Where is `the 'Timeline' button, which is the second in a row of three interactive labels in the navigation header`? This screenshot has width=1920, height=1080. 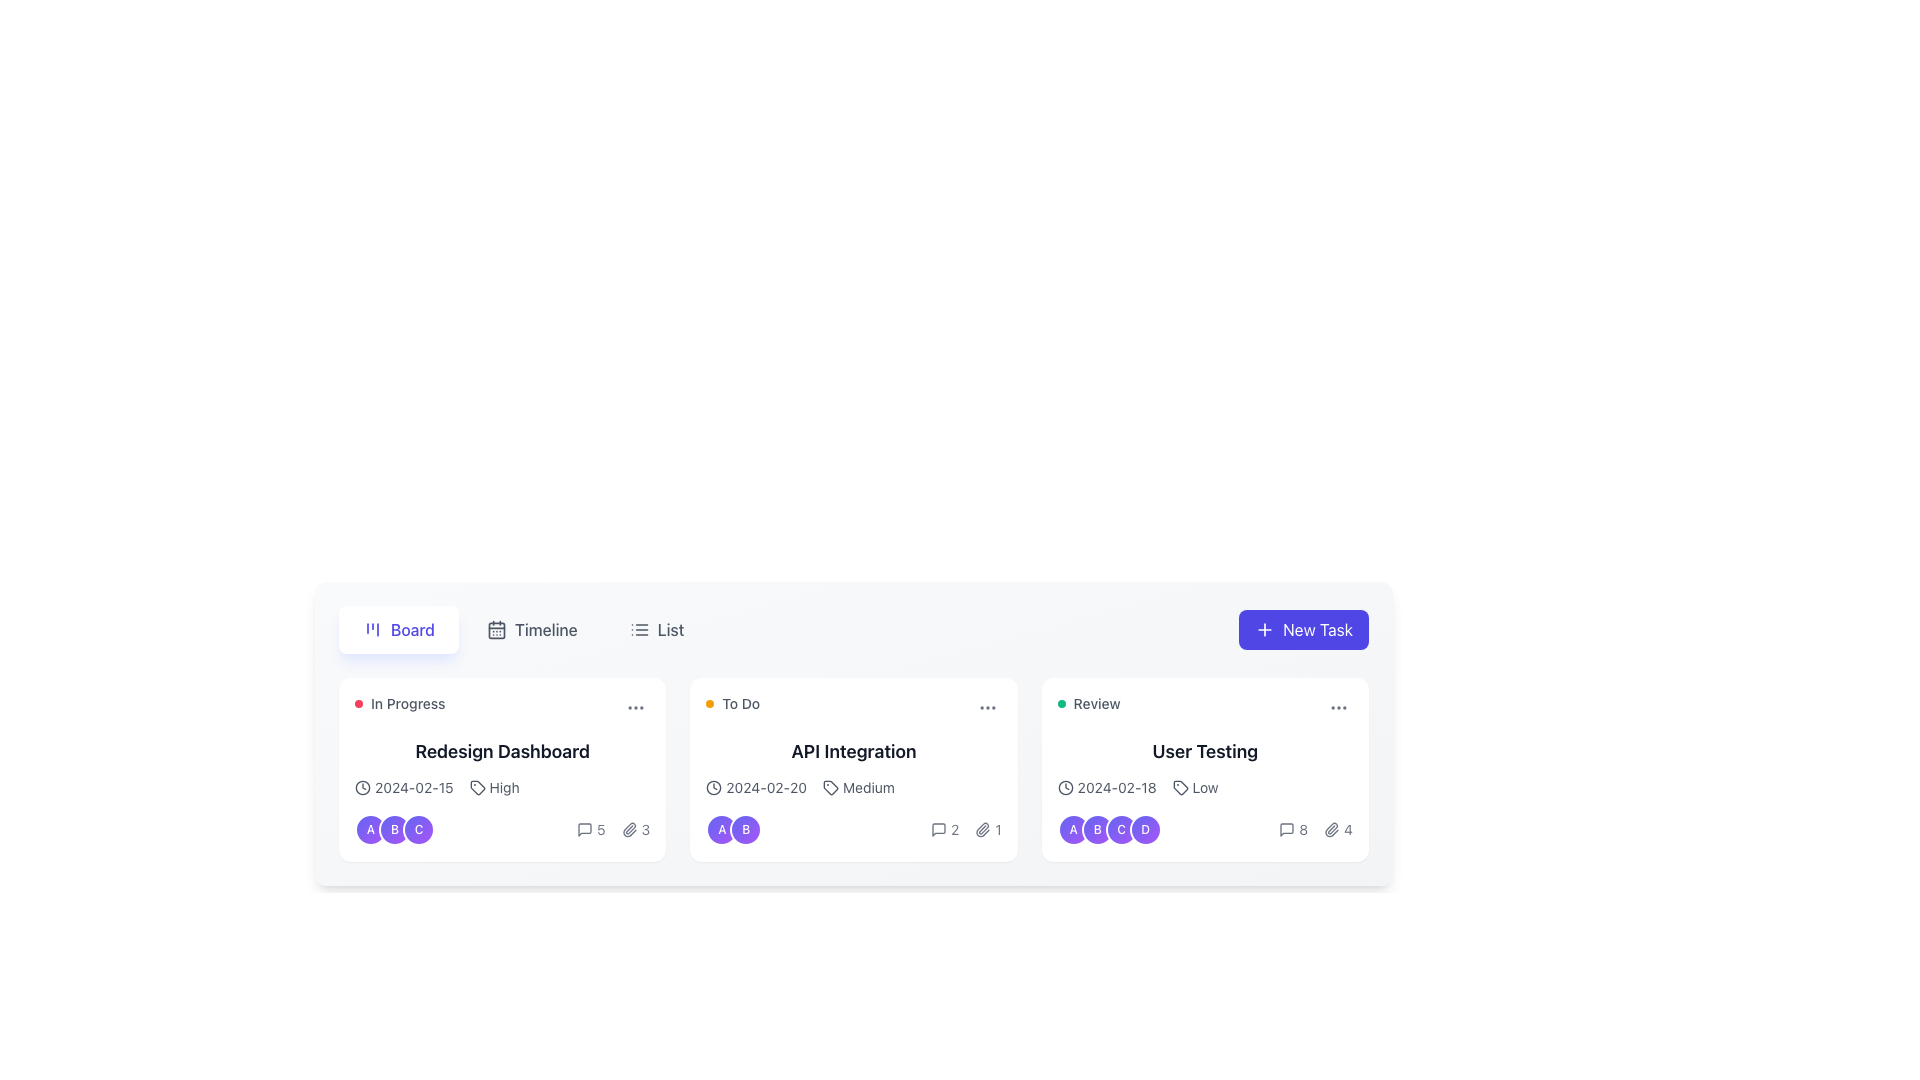
the 'Timeline' button, which is the second in a row of three interactive labels in the navigation header is located at coordinates (532, 628).